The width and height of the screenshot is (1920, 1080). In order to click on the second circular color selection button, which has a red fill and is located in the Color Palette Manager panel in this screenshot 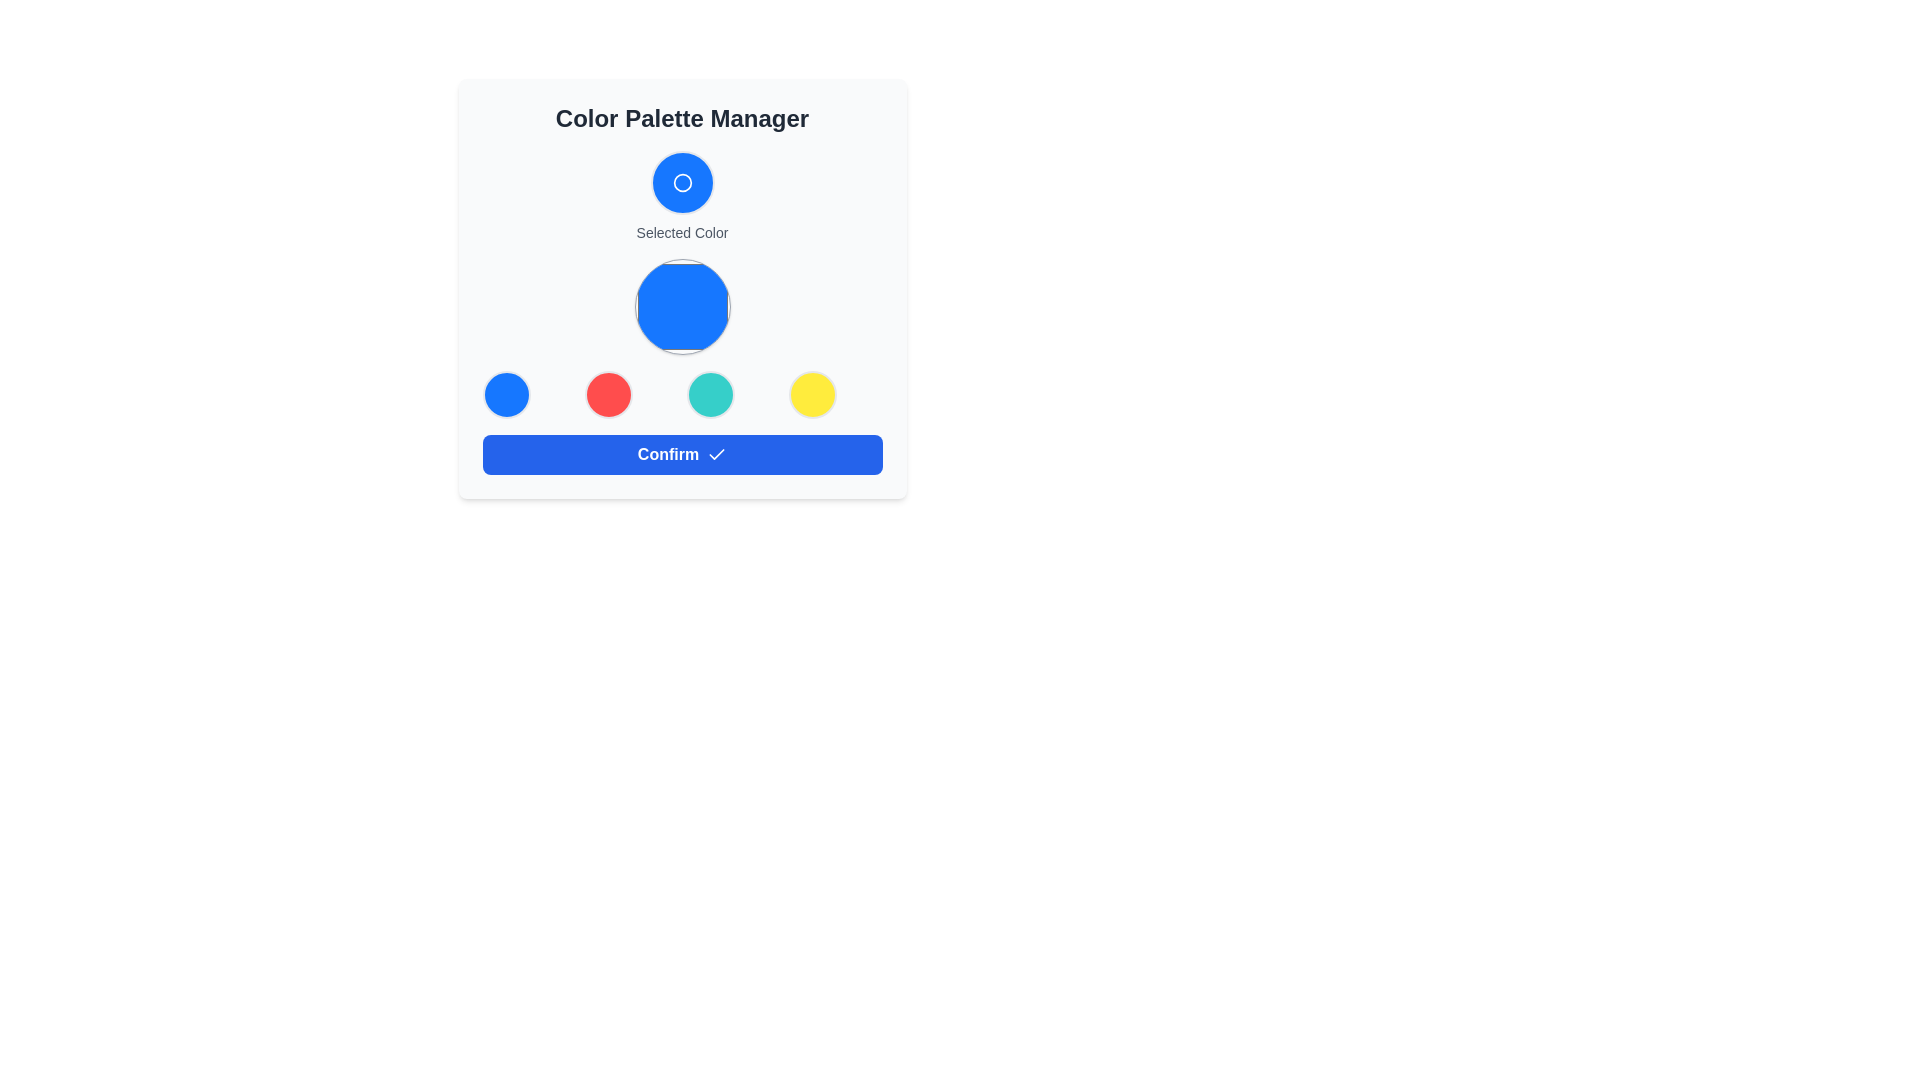, I will do `click(607, 394)`.